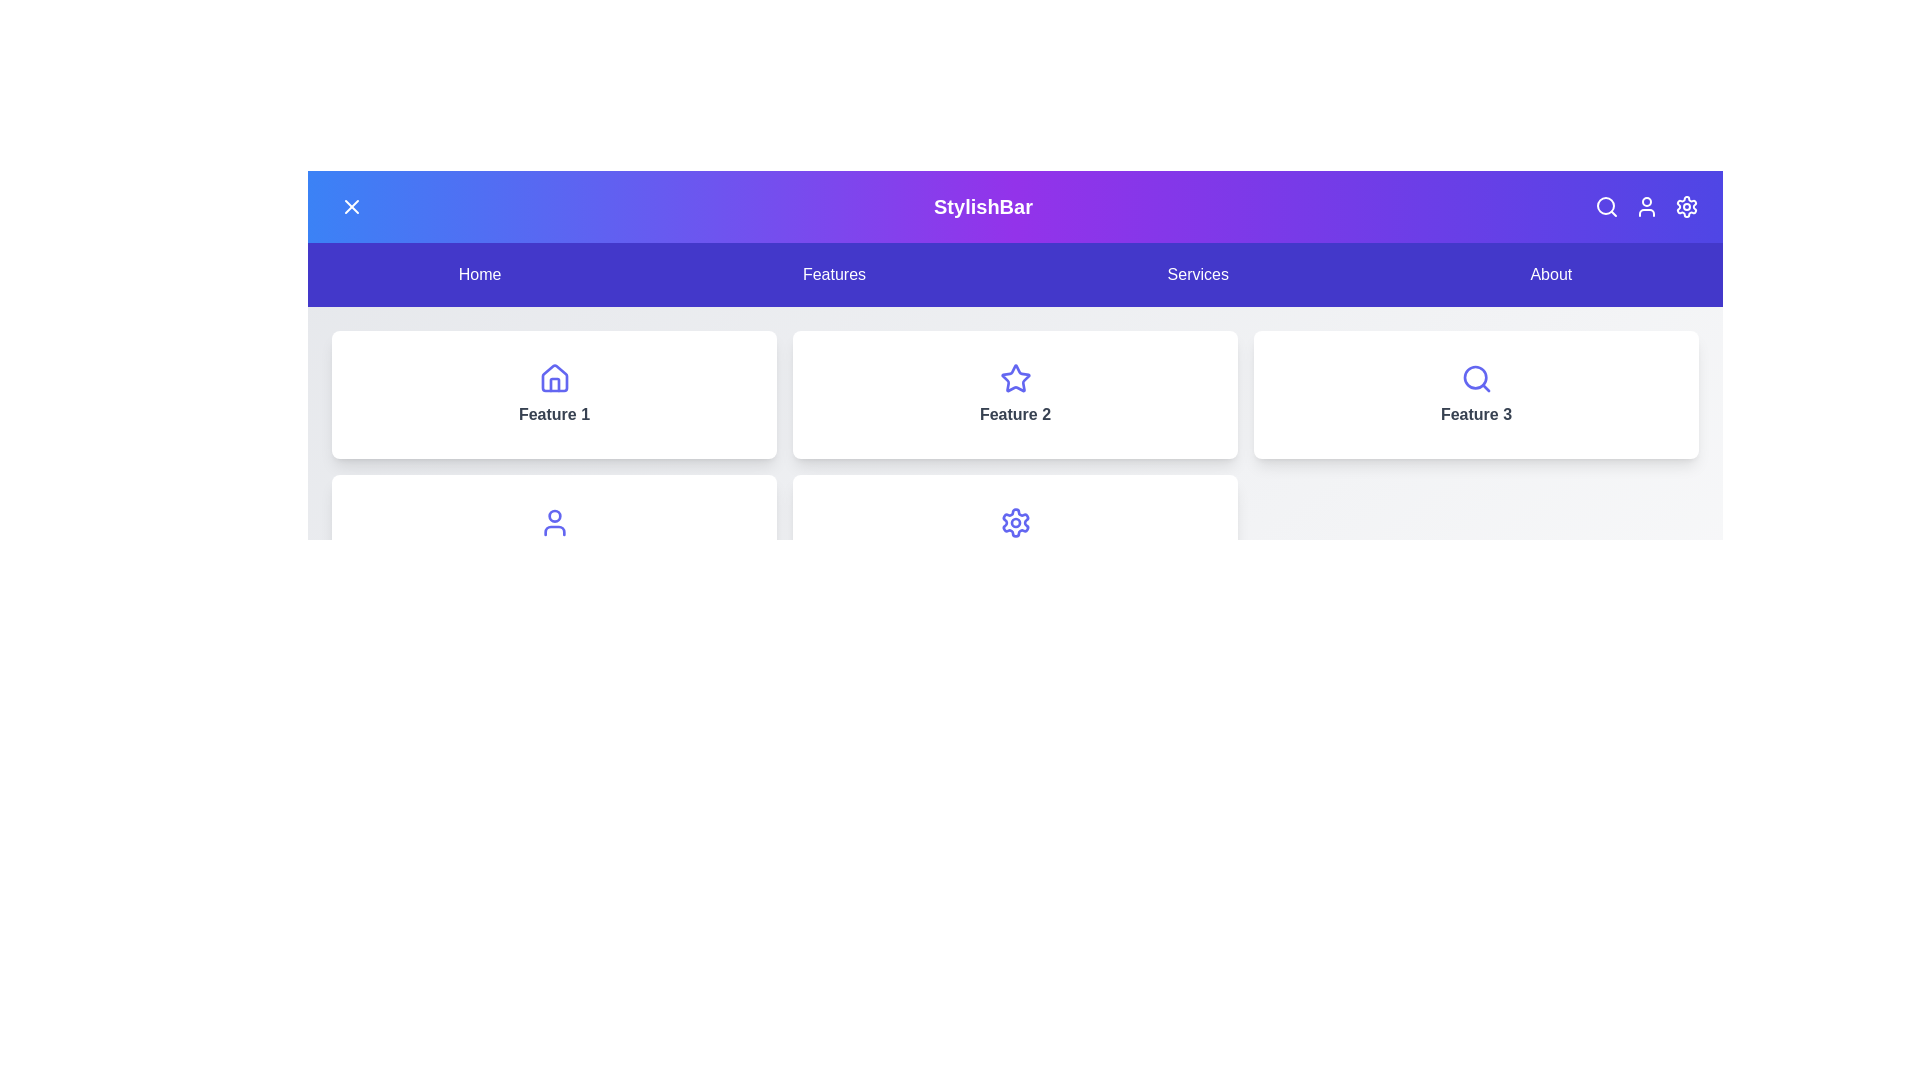  I want to click on the feature card labeled Feature 2, so click(1015, 394).